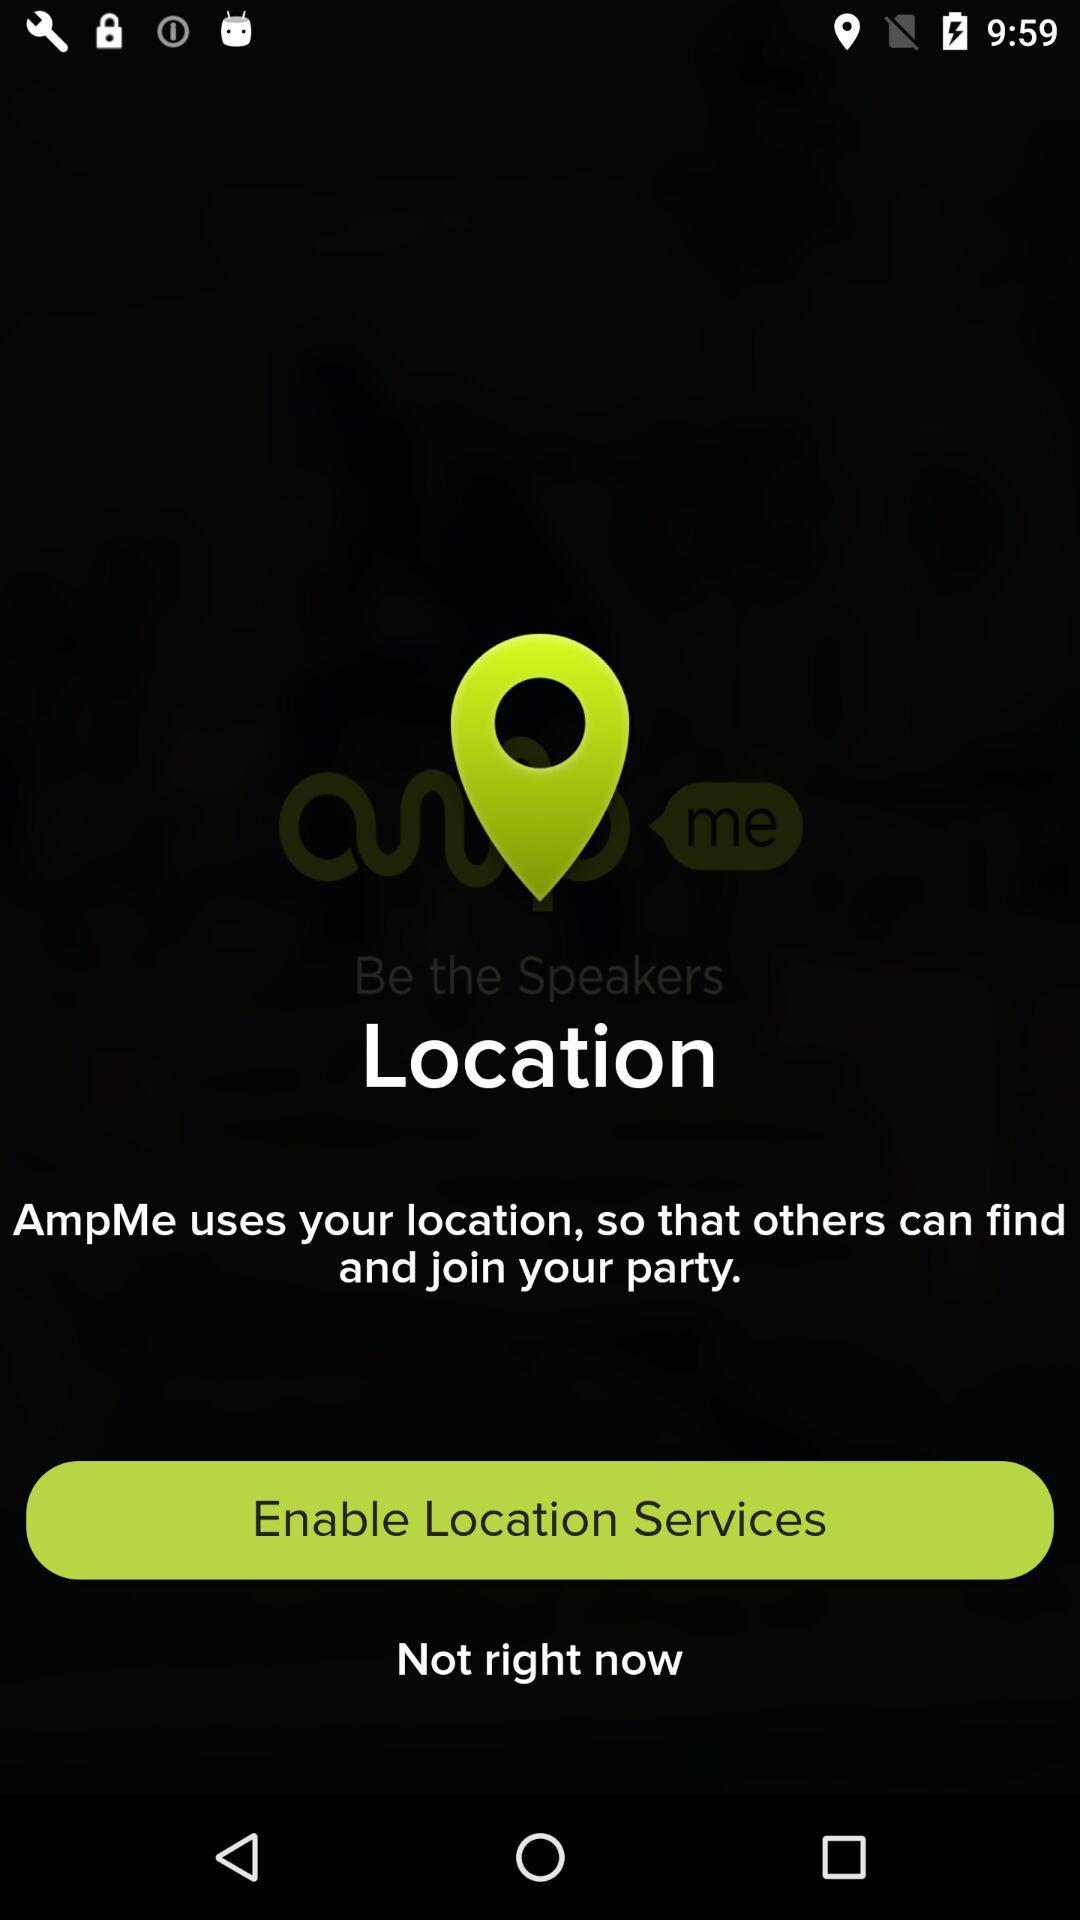  Describe the element at coordinates (540, 1520) in the screenshot. I see `enable location services icon` at that location.